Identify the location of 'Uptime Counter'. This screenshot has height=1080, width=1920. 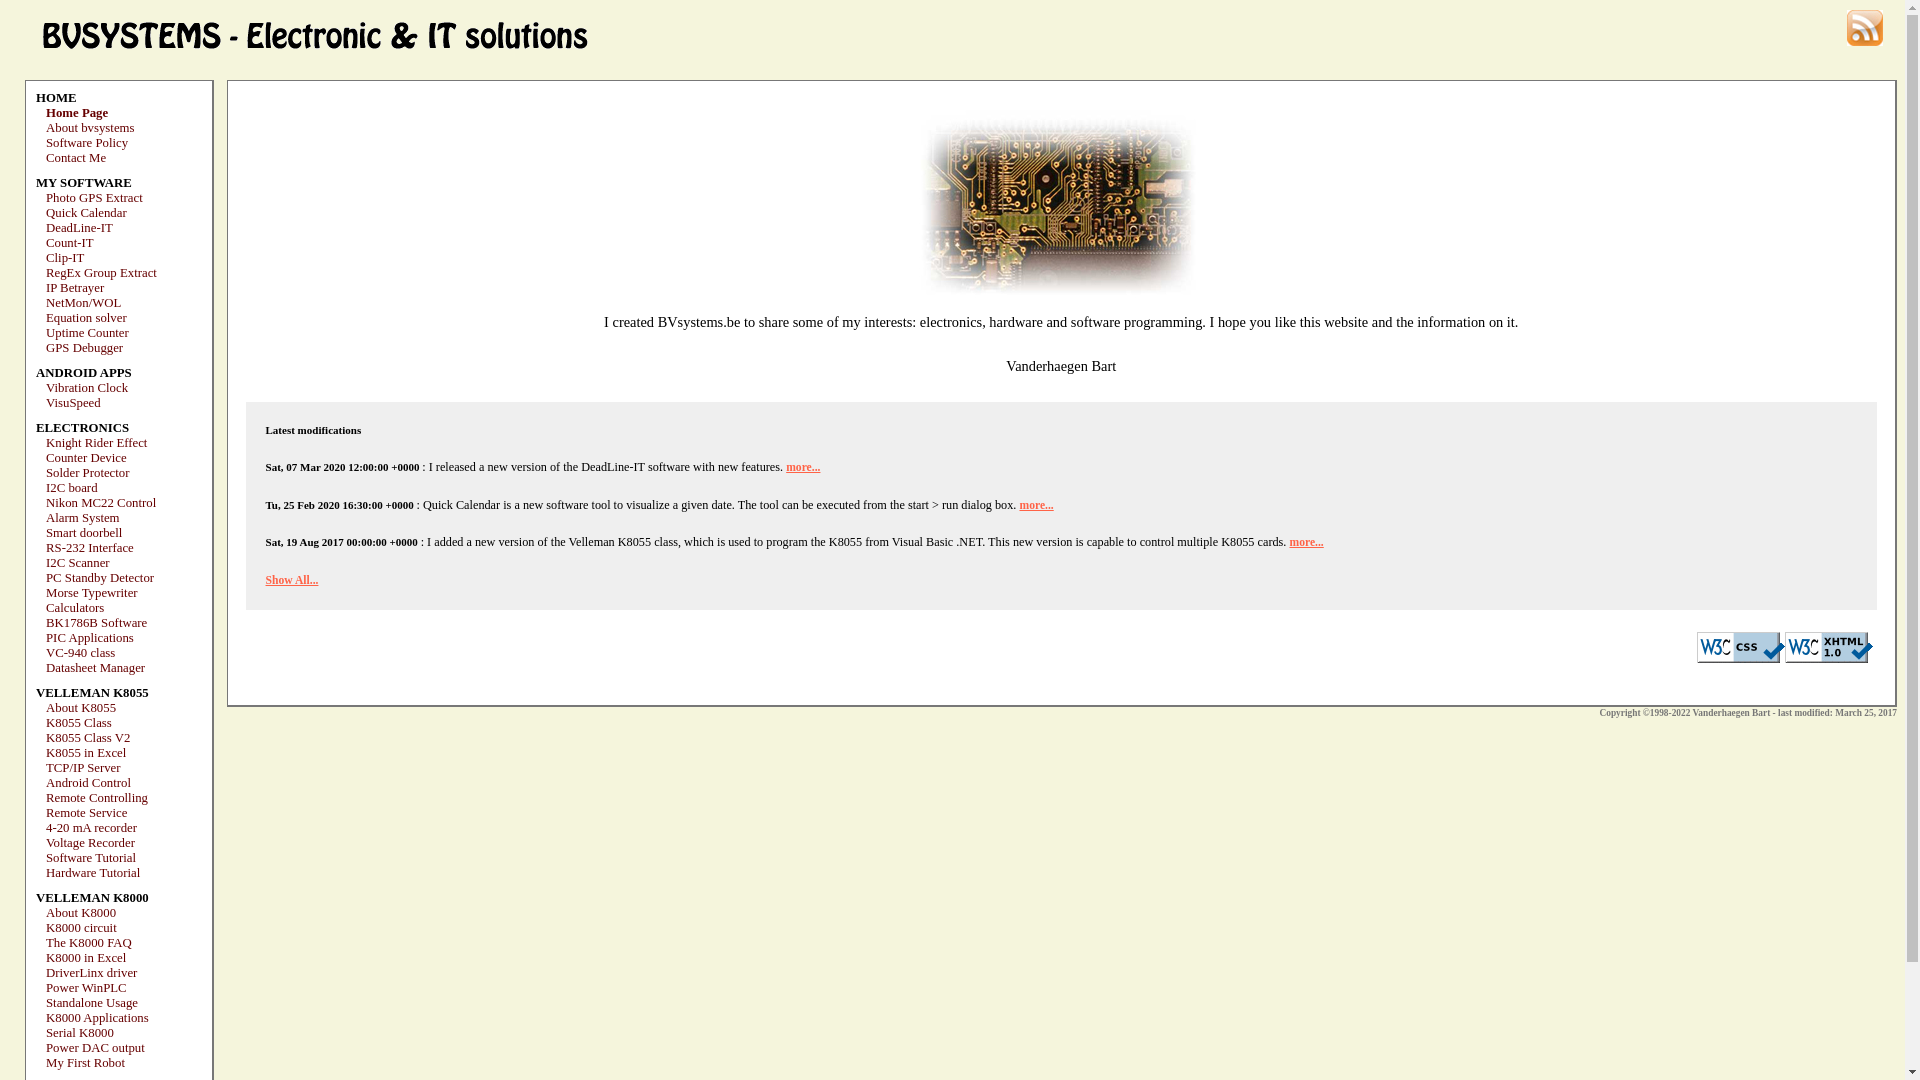
(86, 331).